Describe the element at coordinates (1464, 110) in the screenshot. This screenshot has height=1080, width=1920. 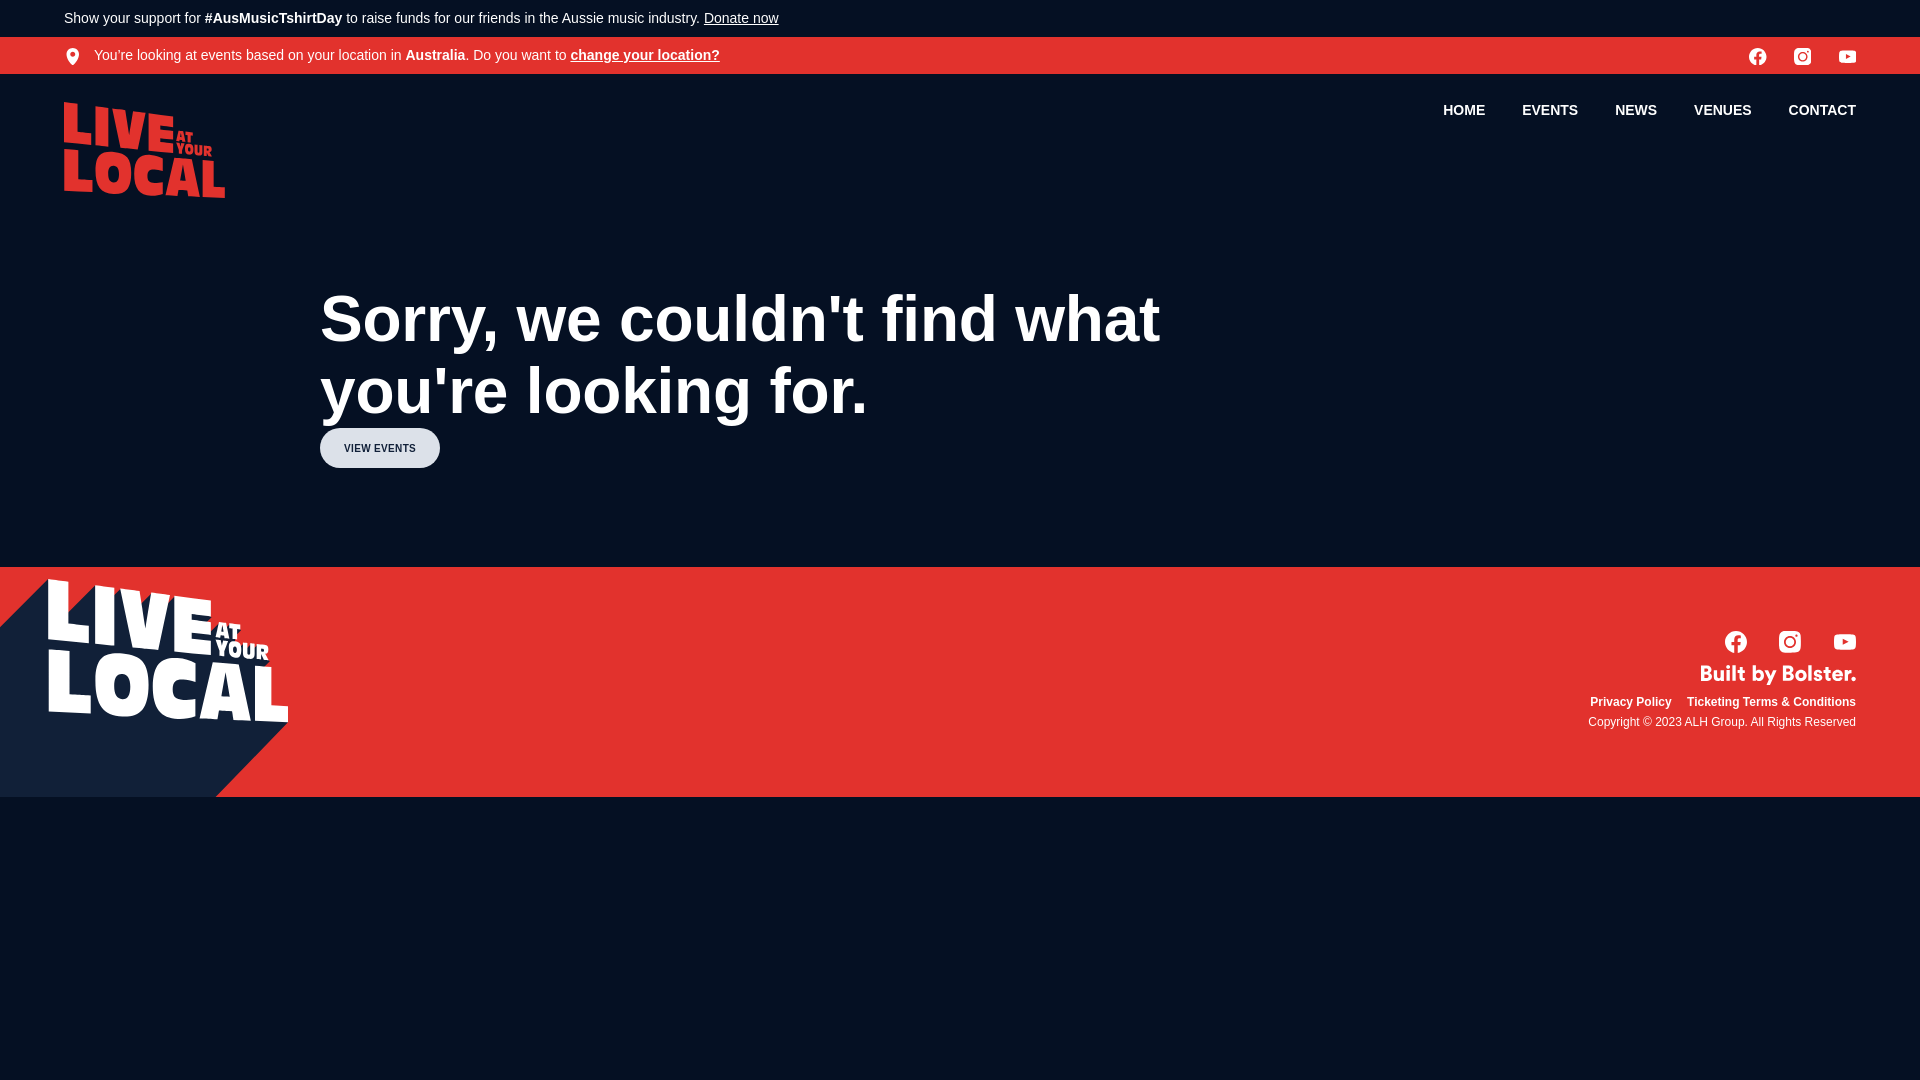
I see `'HOME'` at that location.